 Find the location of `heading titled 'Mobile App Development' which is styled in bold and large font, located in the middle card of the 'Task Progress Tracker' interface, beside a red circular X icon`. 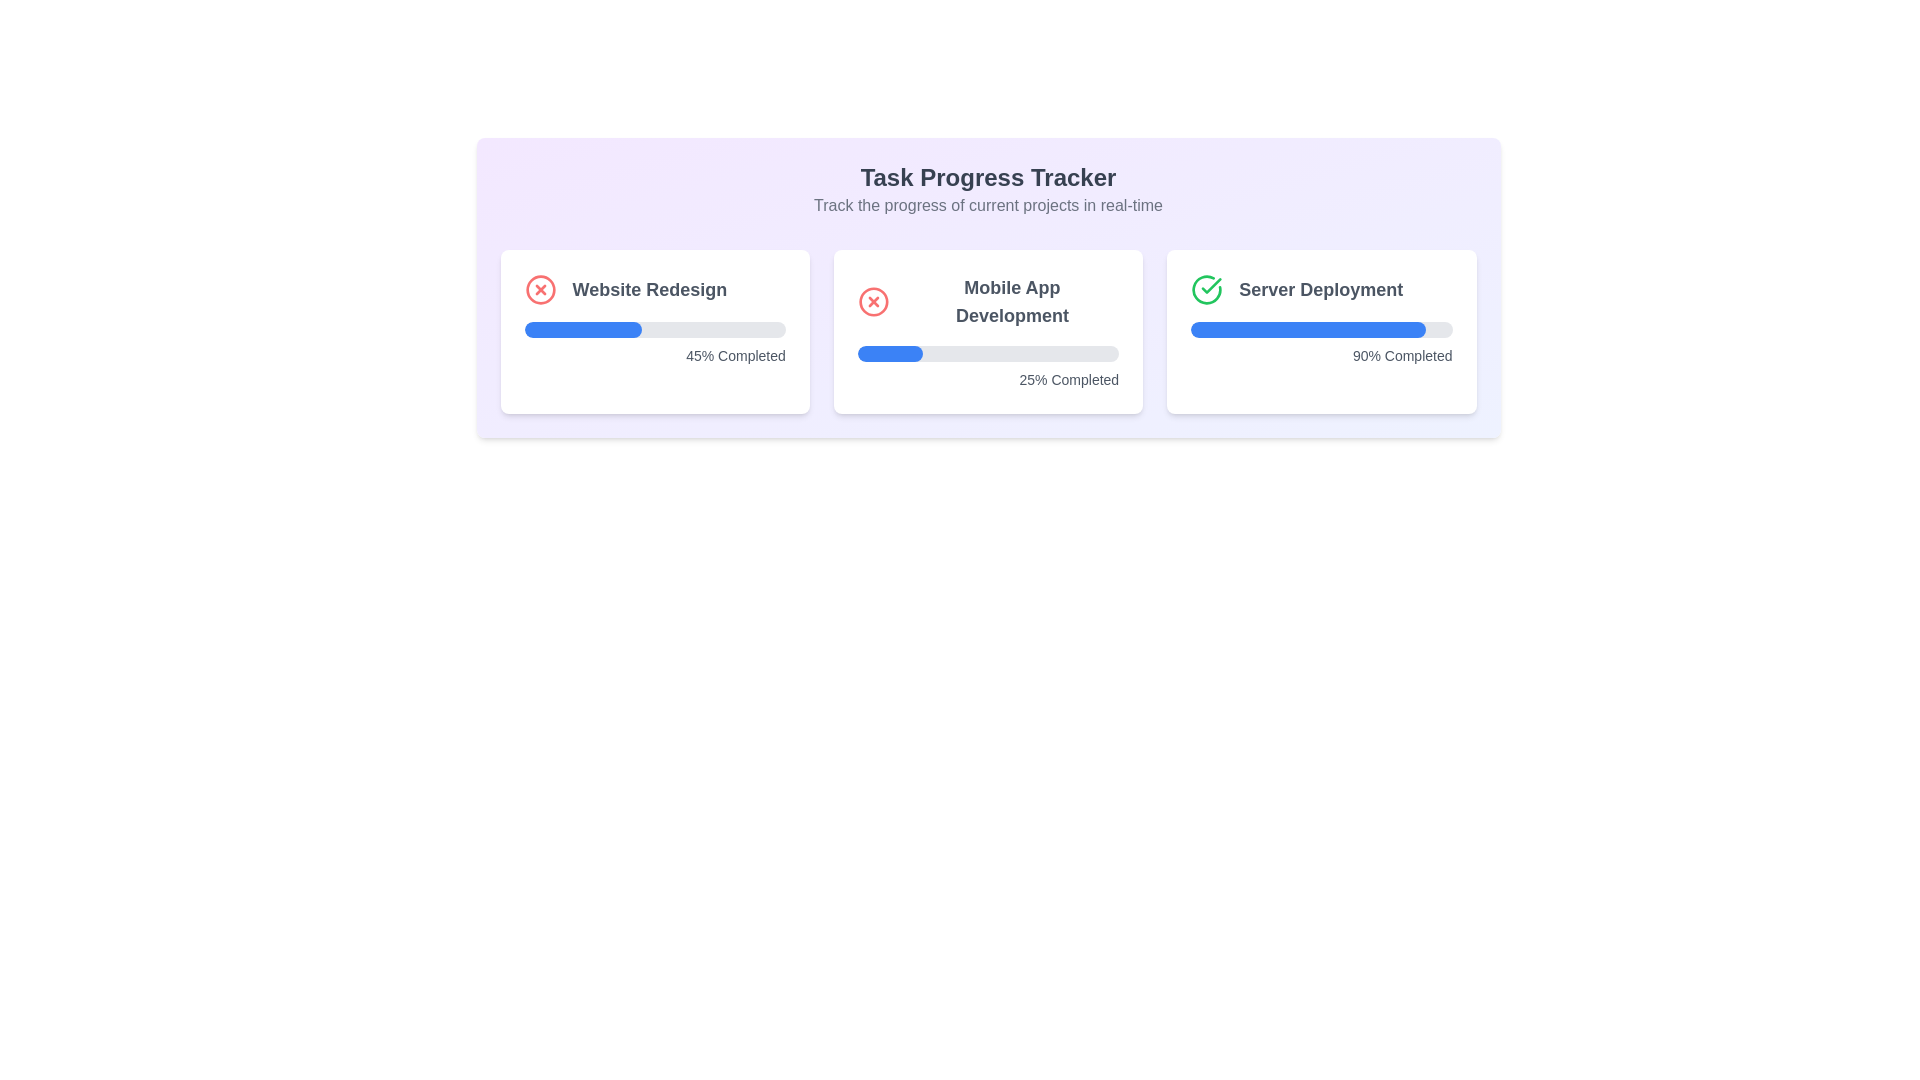

heading titled 'Mobile App Development' which is styled in bold and large font, located in the middle card of the 'Task Progress Tracker' interface, beside a red circular X icon is located at coordinates (988, 301).